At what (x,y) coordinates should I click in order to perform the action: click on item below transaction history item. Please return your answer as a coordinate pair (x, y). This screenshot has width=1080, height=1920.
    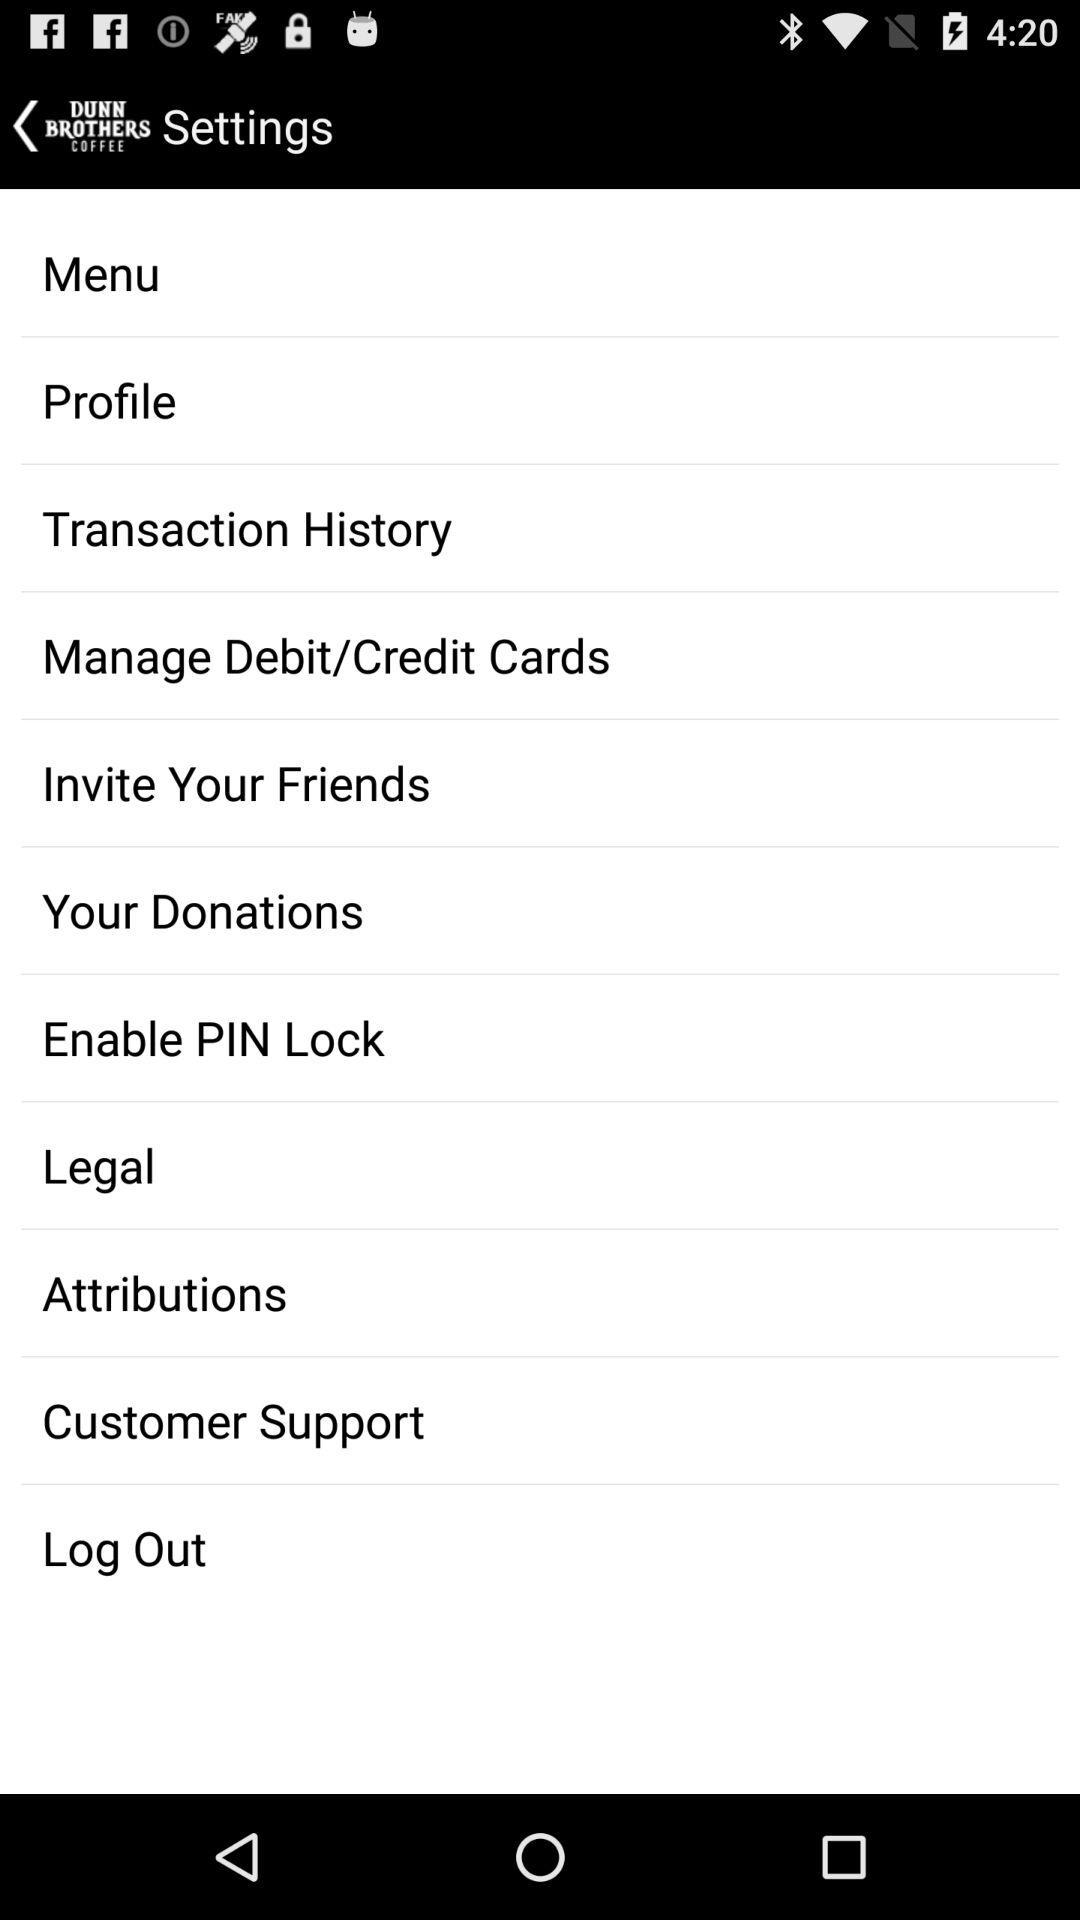
    Looking at the image, I should click on (540, 655).